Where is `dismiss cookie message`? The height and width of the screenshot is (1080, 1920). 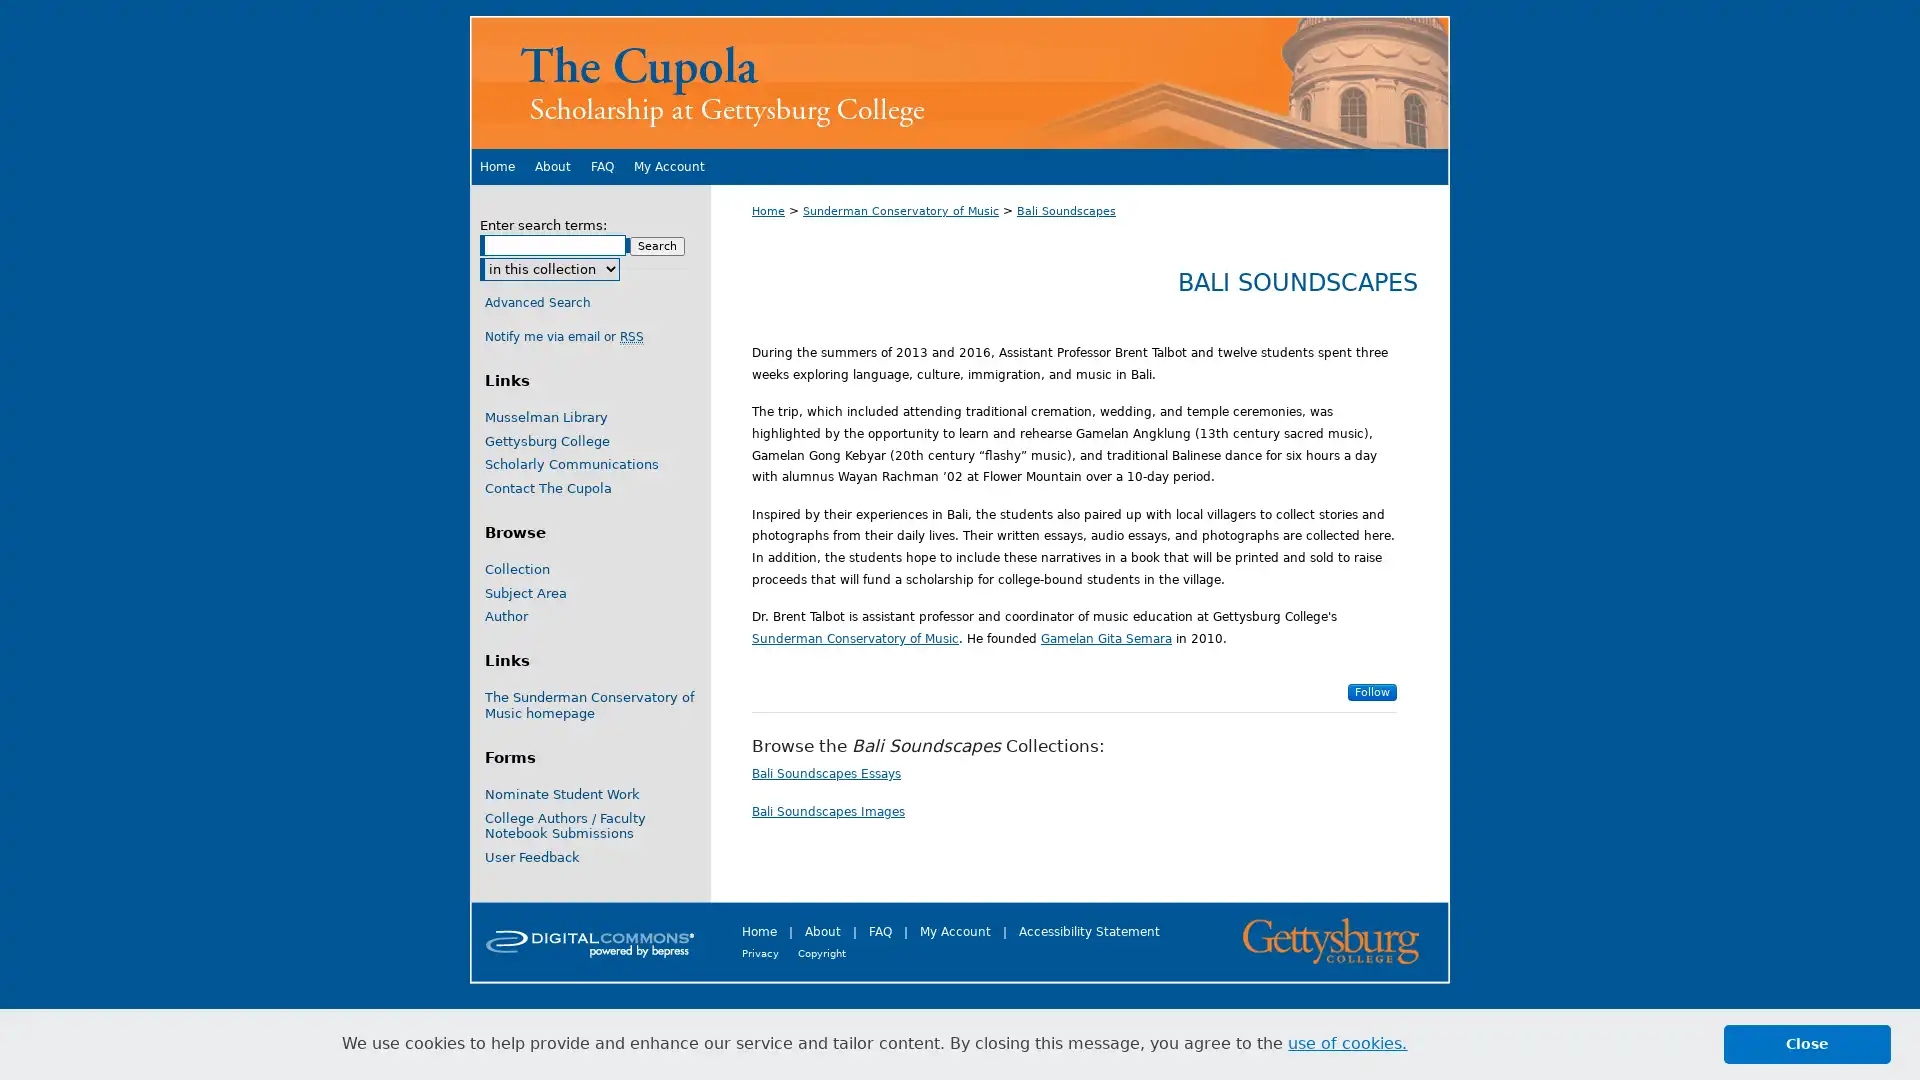
dismiss cookie message is located at coordinates (1807, 1043).